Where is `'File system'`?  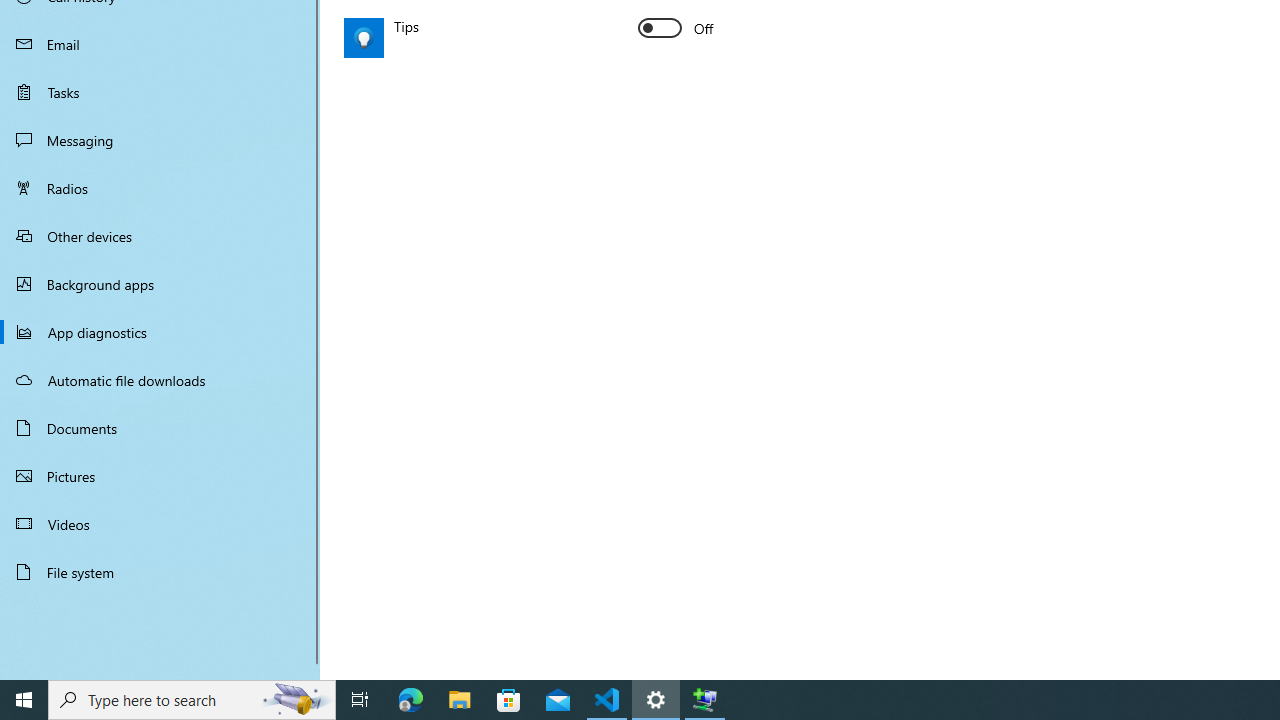 'File system' is located at coordinates (160, 572).